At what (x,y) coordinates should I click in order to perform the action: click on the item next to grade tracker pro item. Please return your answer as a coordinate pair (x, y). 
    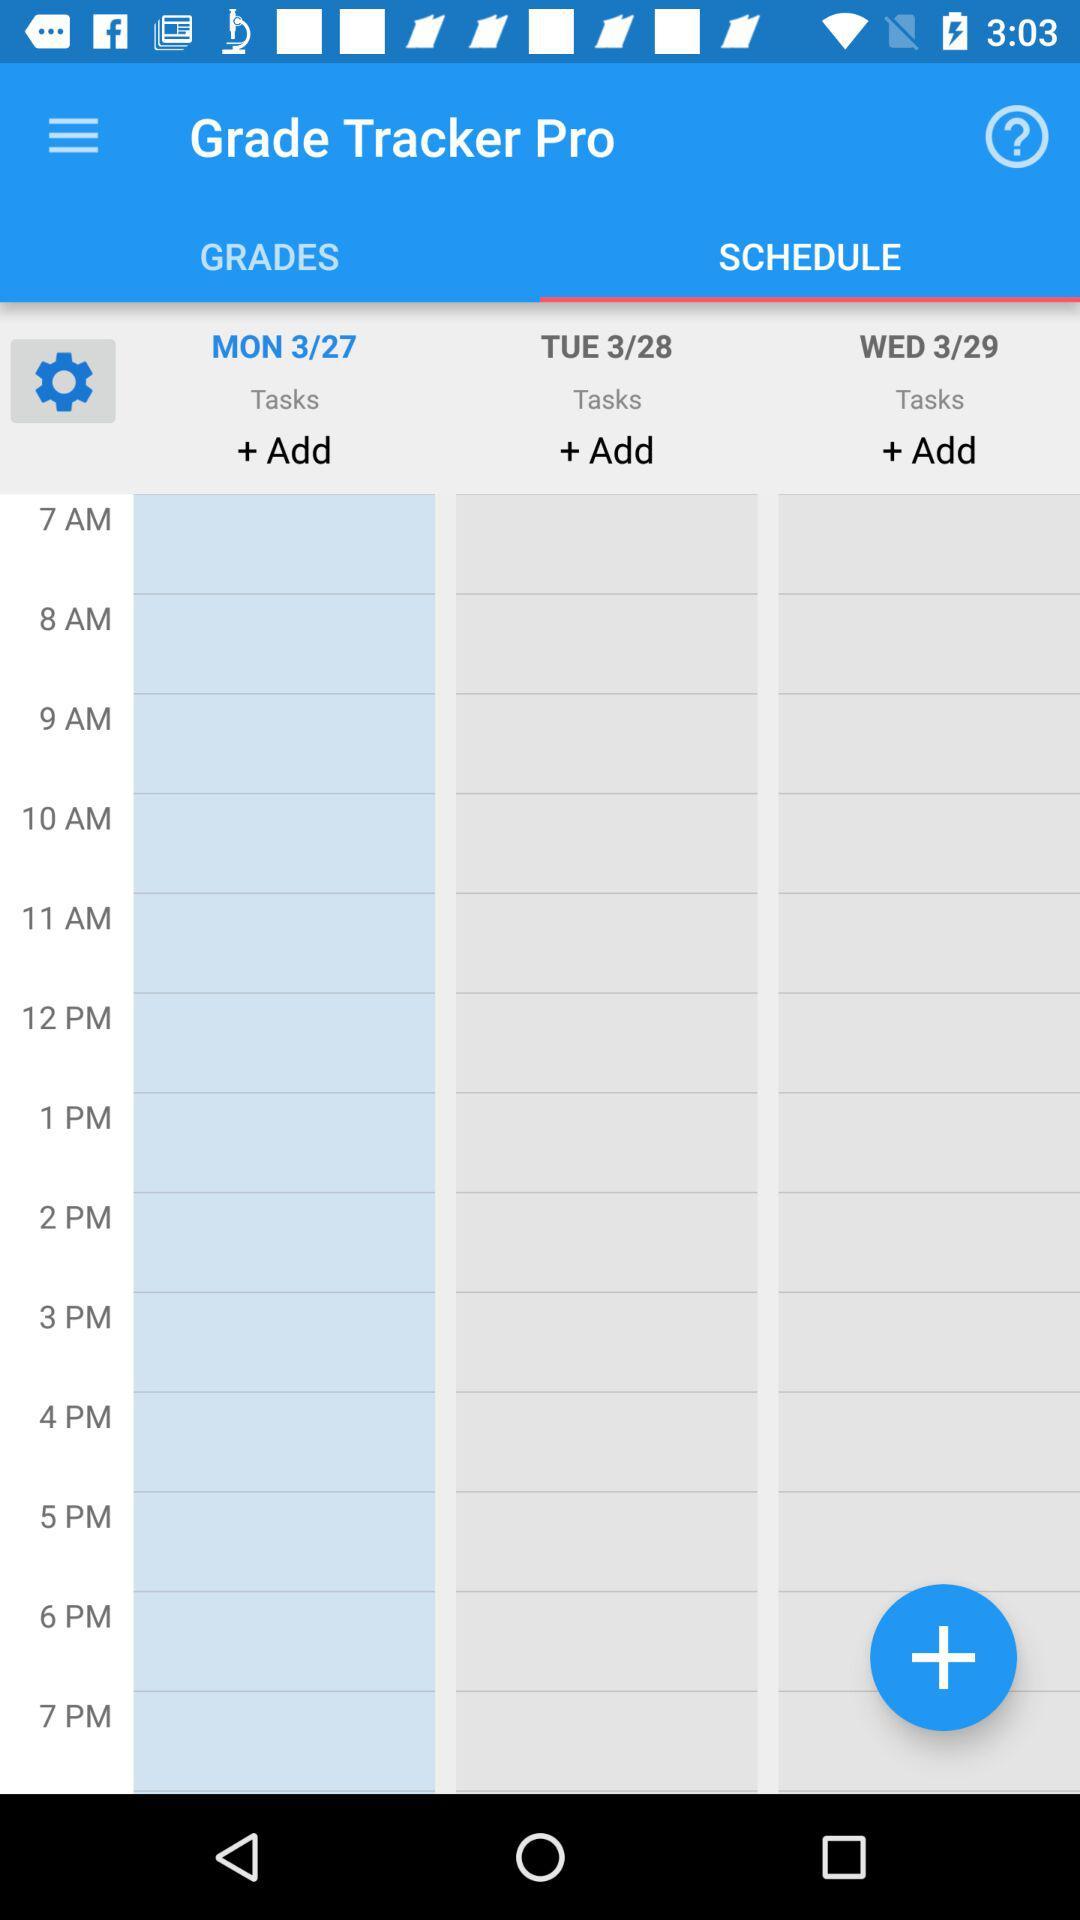
    Looking at the image, I should click on (1017, 135).